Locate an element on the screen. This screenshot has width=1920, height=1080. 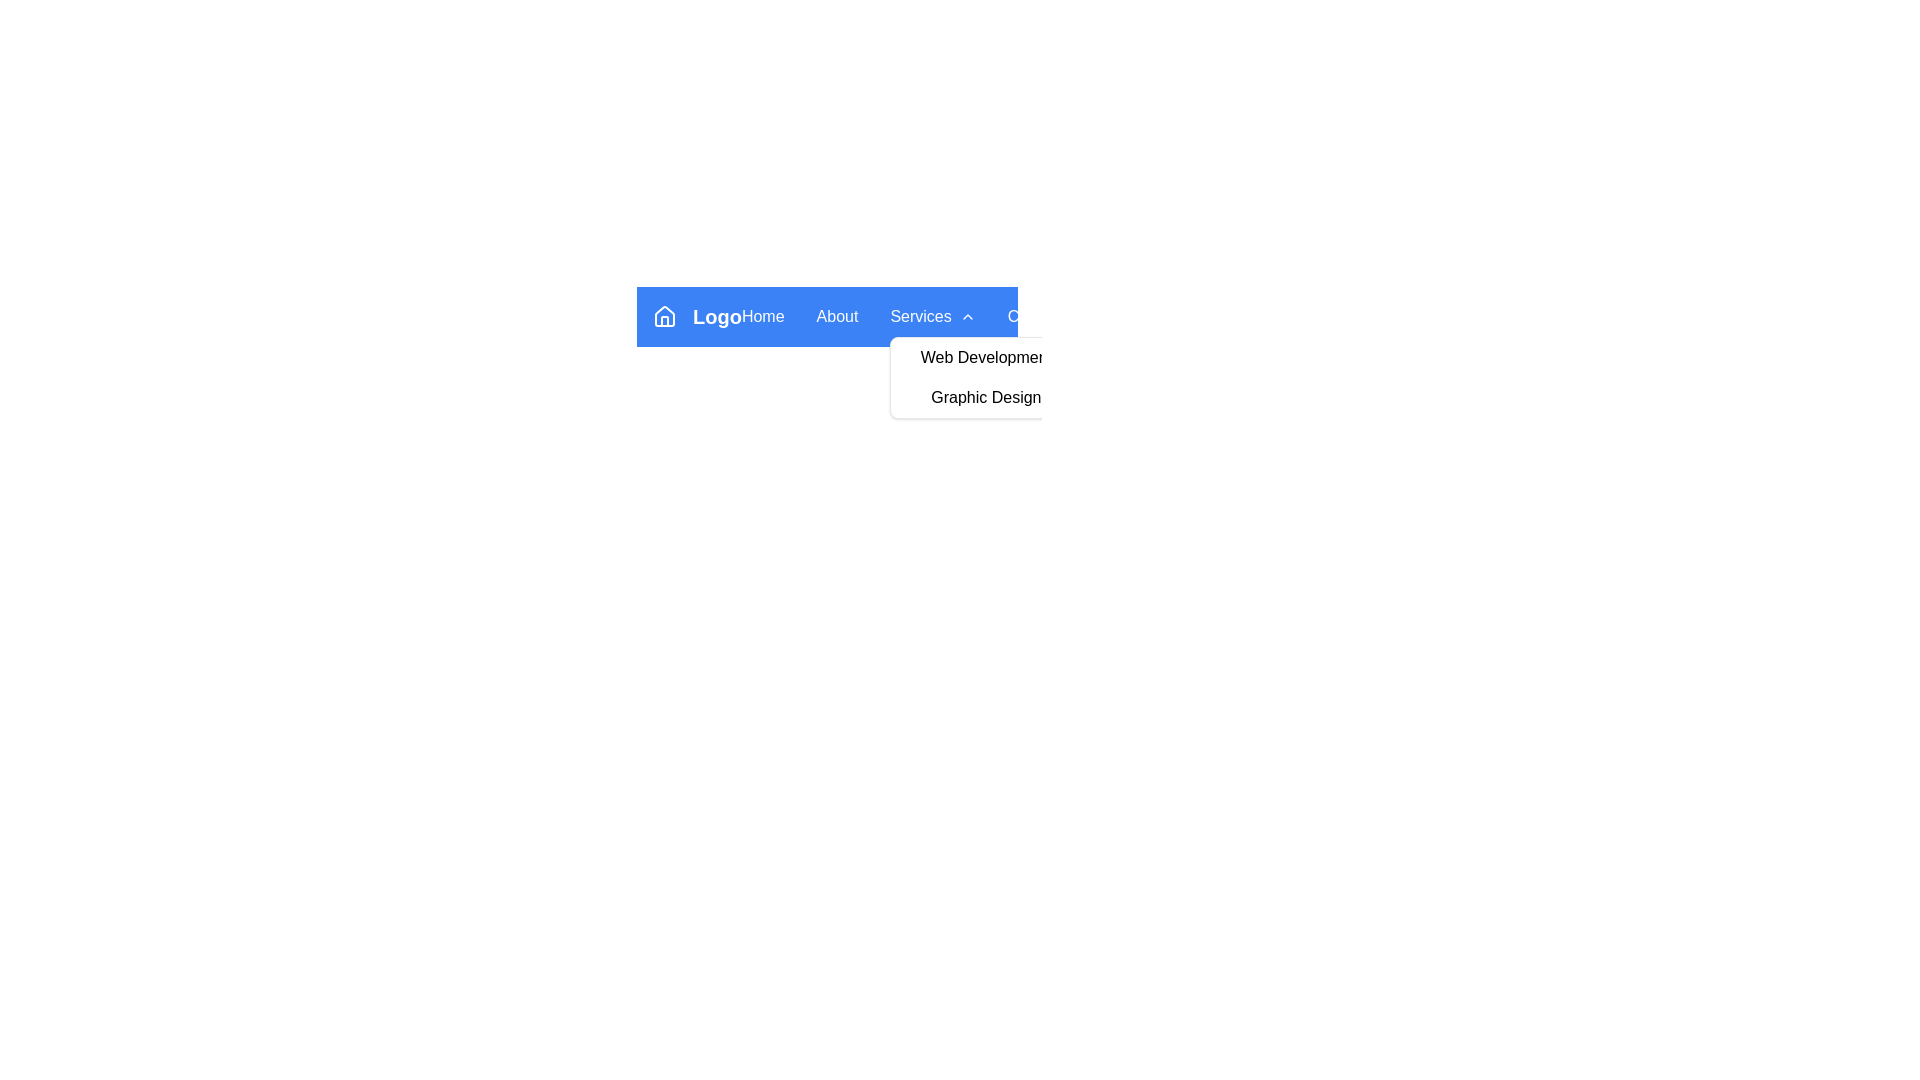
the dropdown trigger located in the center of the top navigation bar is located at coordinates (932, 315).